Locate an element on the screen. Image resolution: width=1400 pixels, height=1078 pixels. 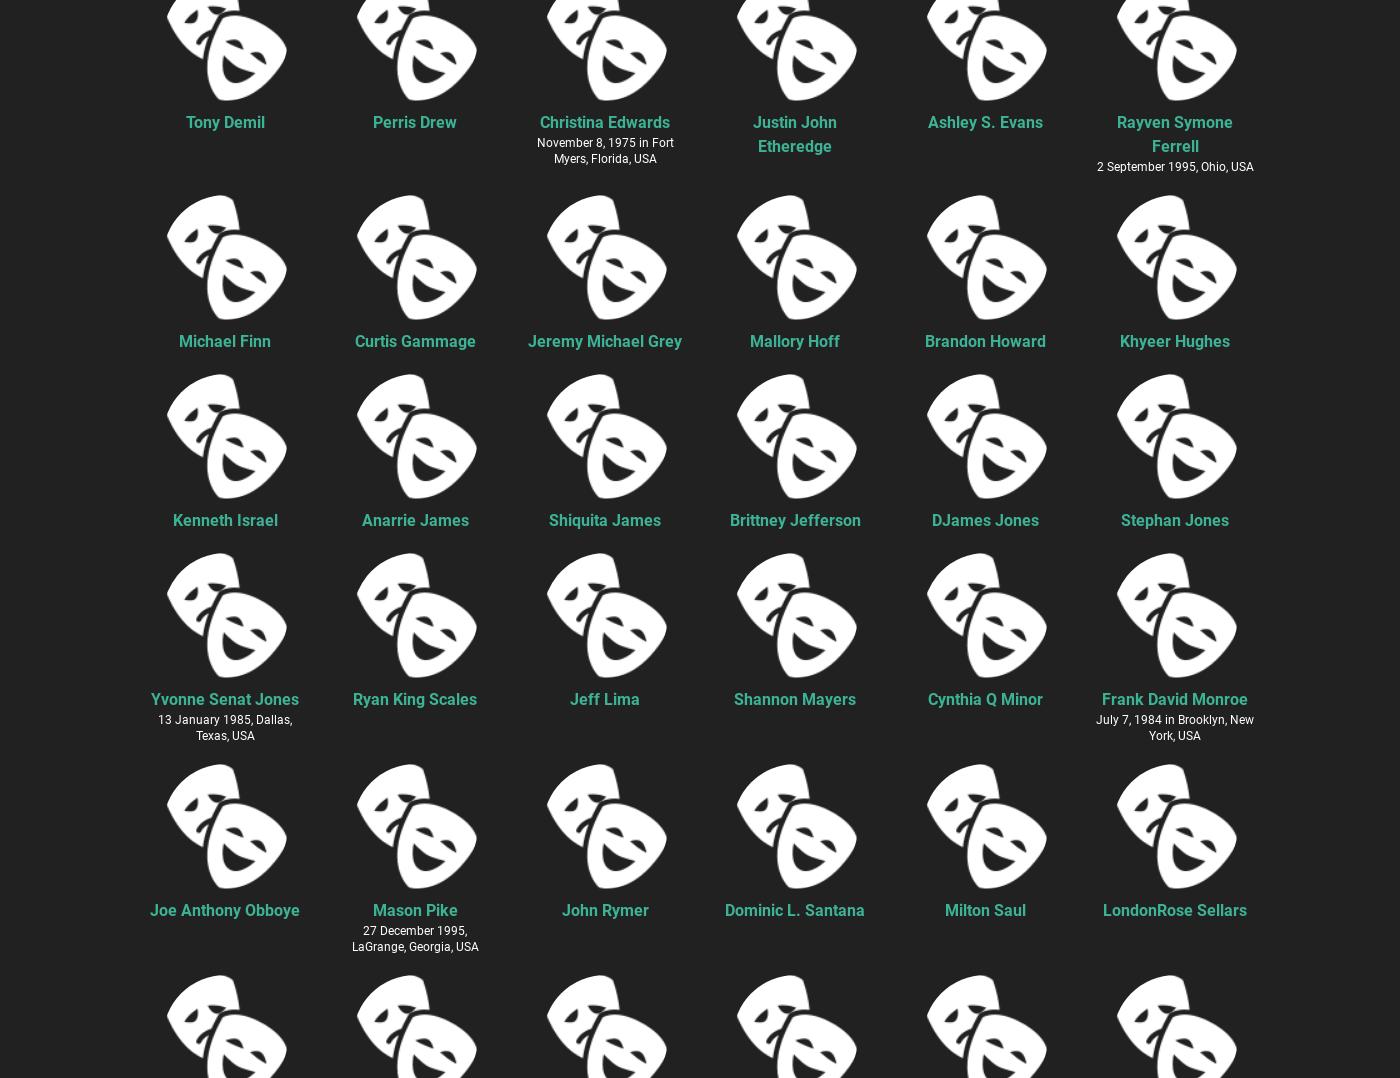
'July 7, 1984 in Brooklyn, New York, USA' is located at coordinates (1096, 726).